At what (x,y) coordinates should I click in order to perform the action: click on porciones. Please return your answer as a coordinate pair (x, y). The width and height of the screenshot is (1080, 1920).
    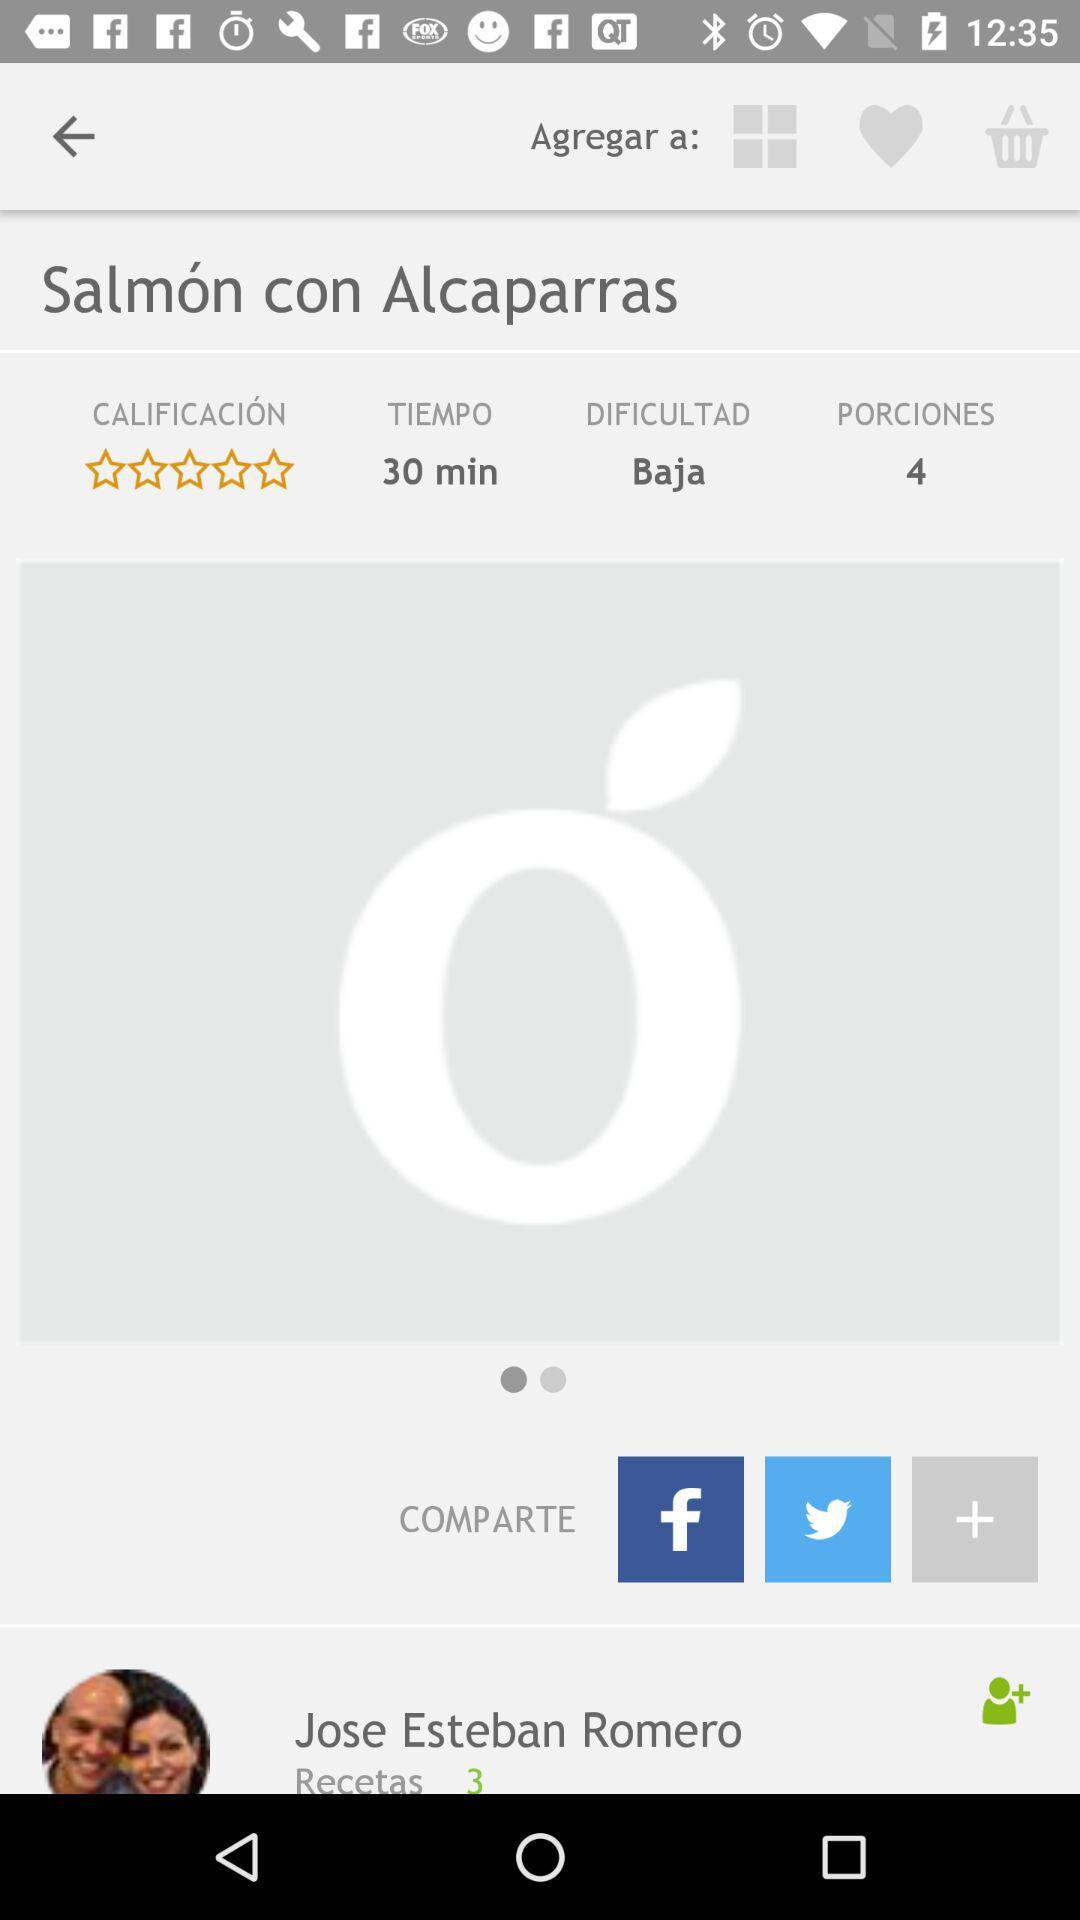
    Looking at the image, I should click on (915, 420).